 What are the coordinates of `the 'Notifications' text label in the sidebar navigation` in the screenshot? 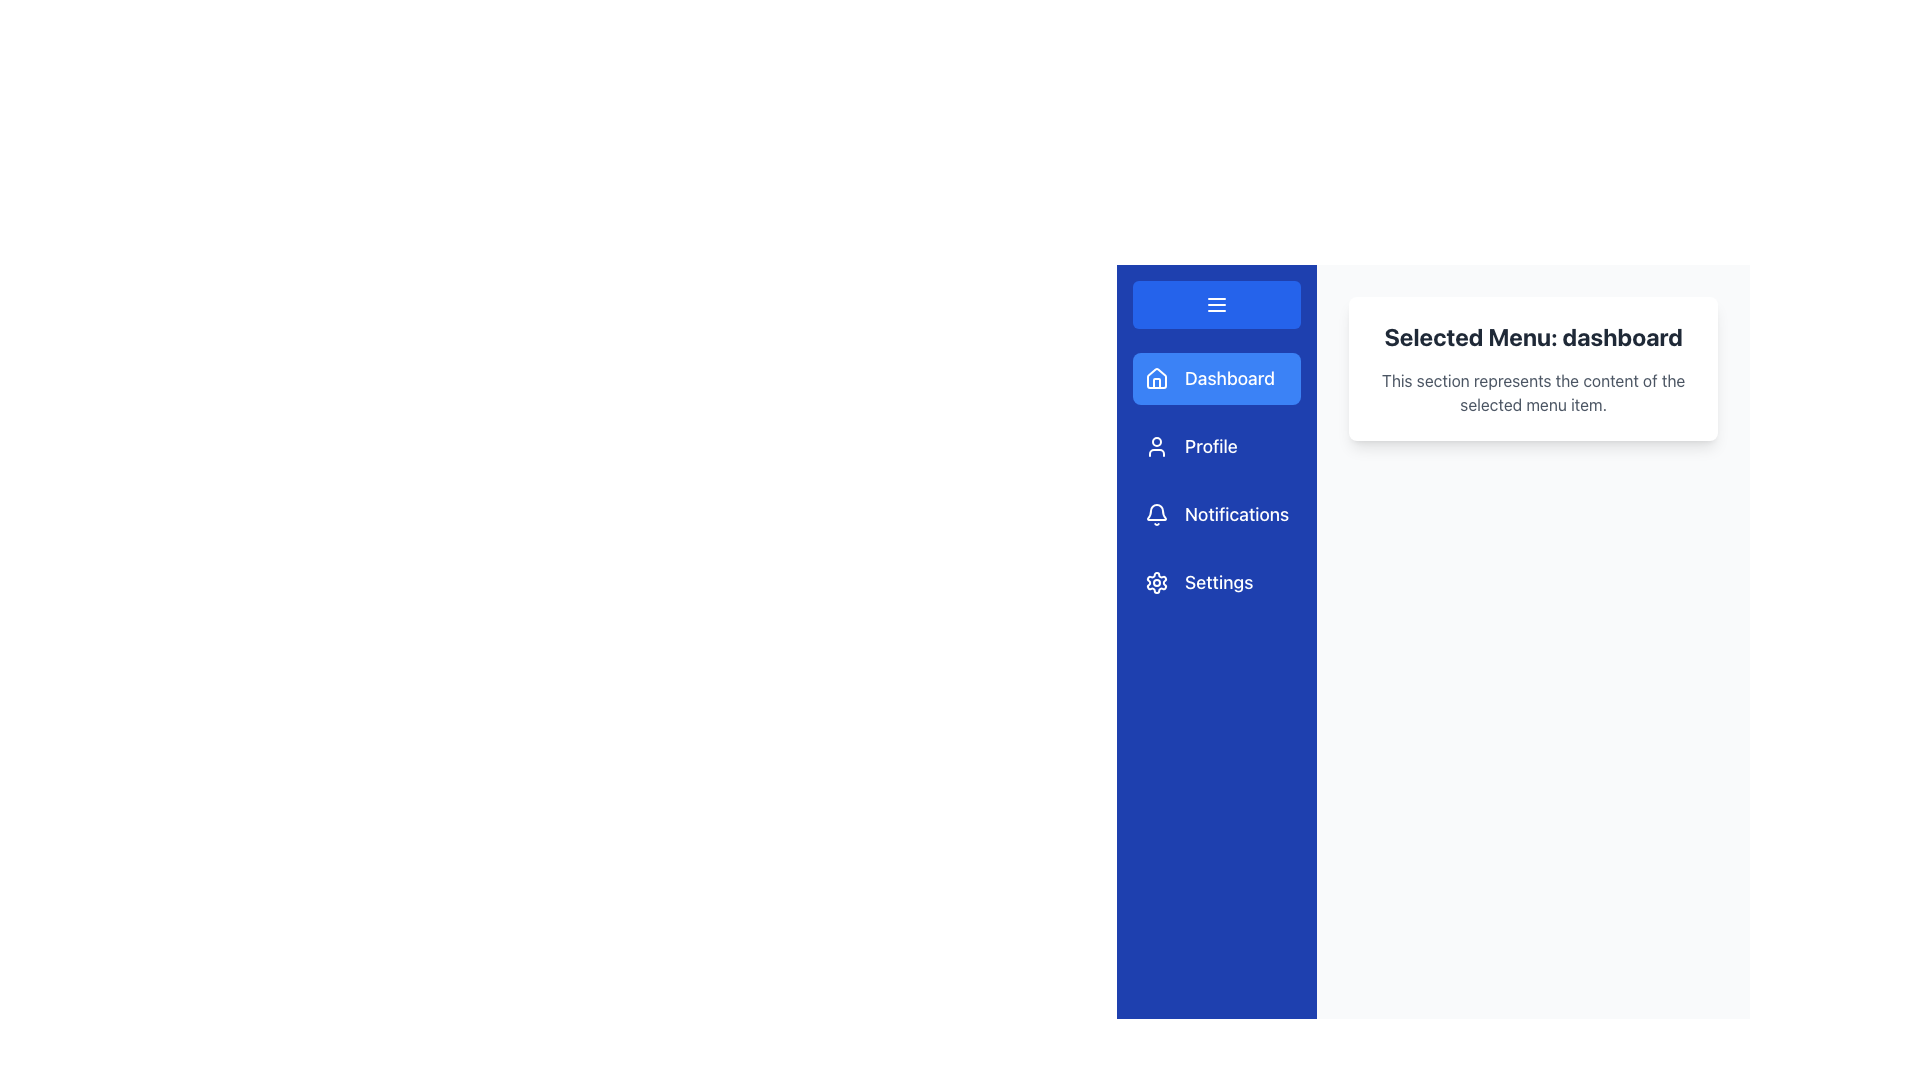 It's located at (1236, 514).